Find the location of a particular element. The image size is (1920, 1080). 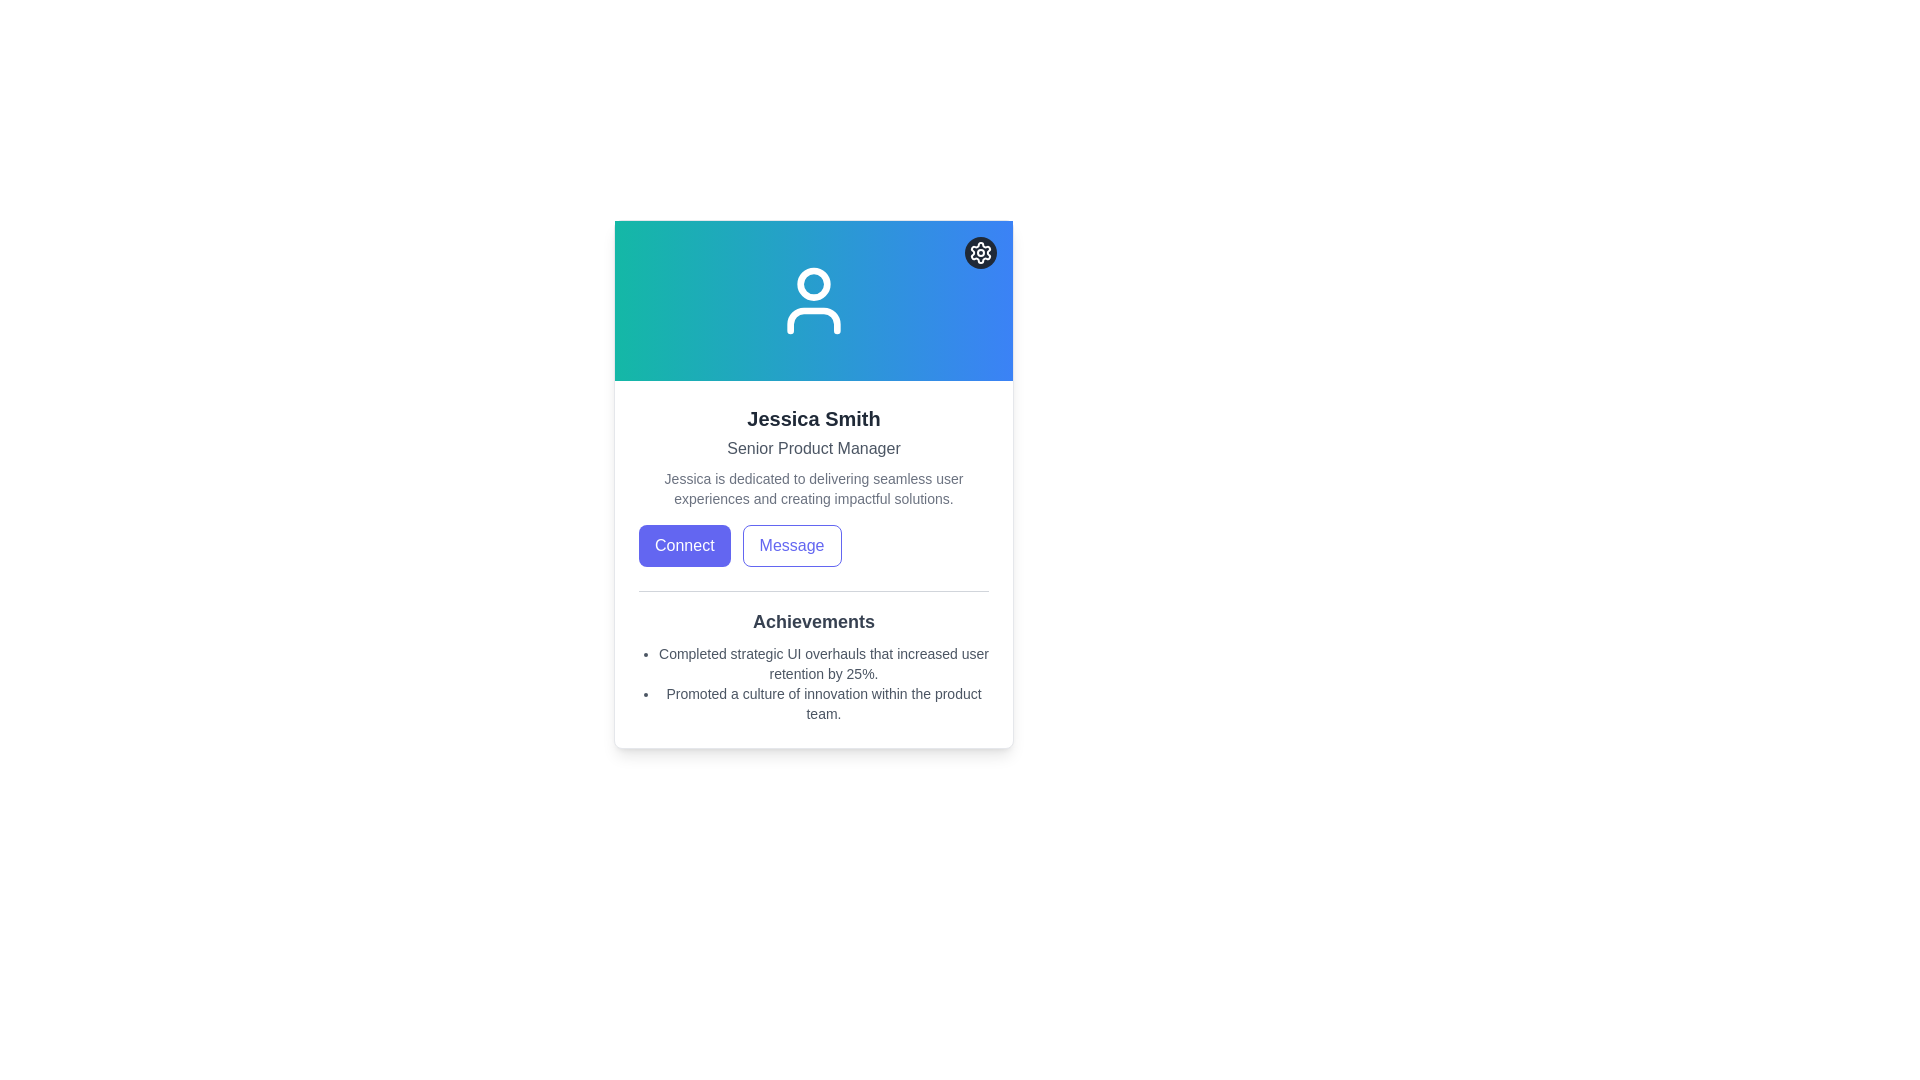

the bulleted list under the 'Achievements' heading, which contains two items styled with small gray text and a disc bullet style is located at coordinates (814, 682).